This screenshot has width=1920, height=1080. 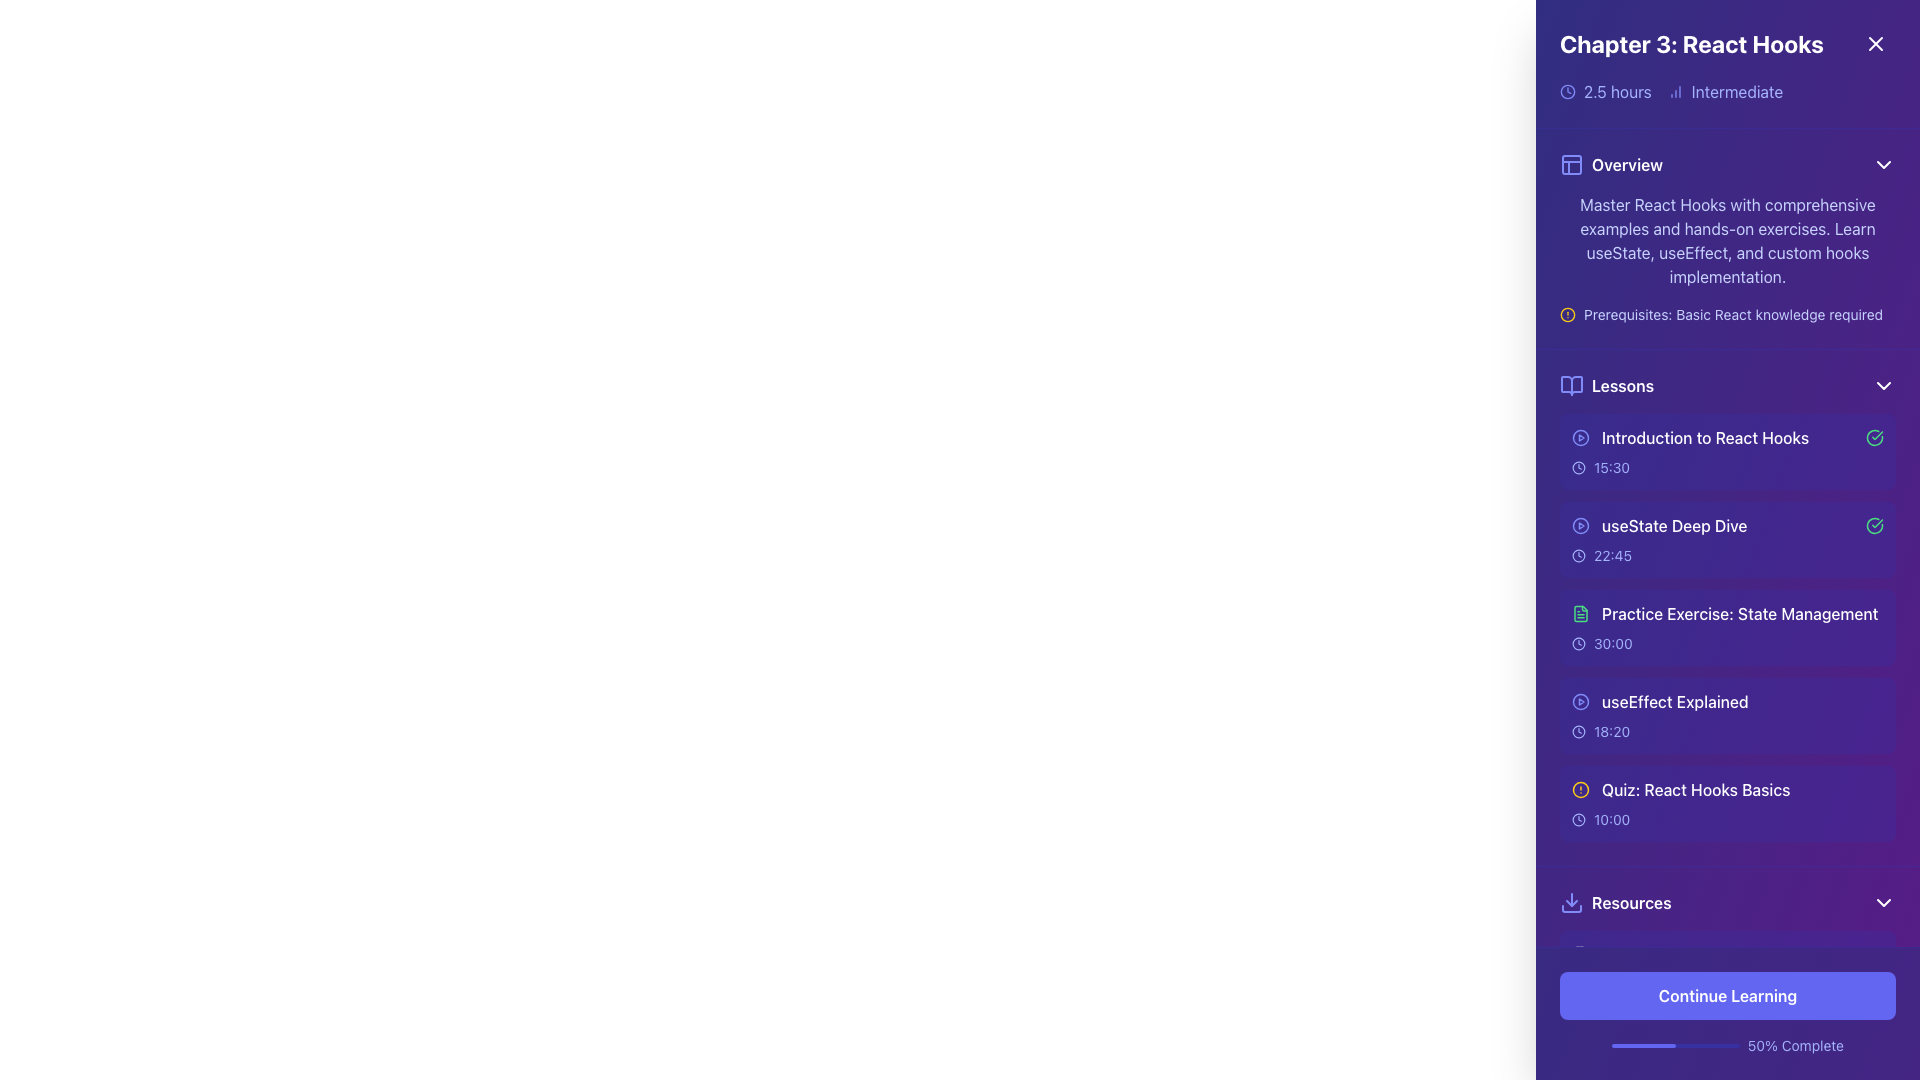 I want to click on the minimalistic clock icon located in the right-hand sidebar next to the text '10:00' under the 'Quiz: React Hooks Basics' entry, so click(x=1578, y=820).